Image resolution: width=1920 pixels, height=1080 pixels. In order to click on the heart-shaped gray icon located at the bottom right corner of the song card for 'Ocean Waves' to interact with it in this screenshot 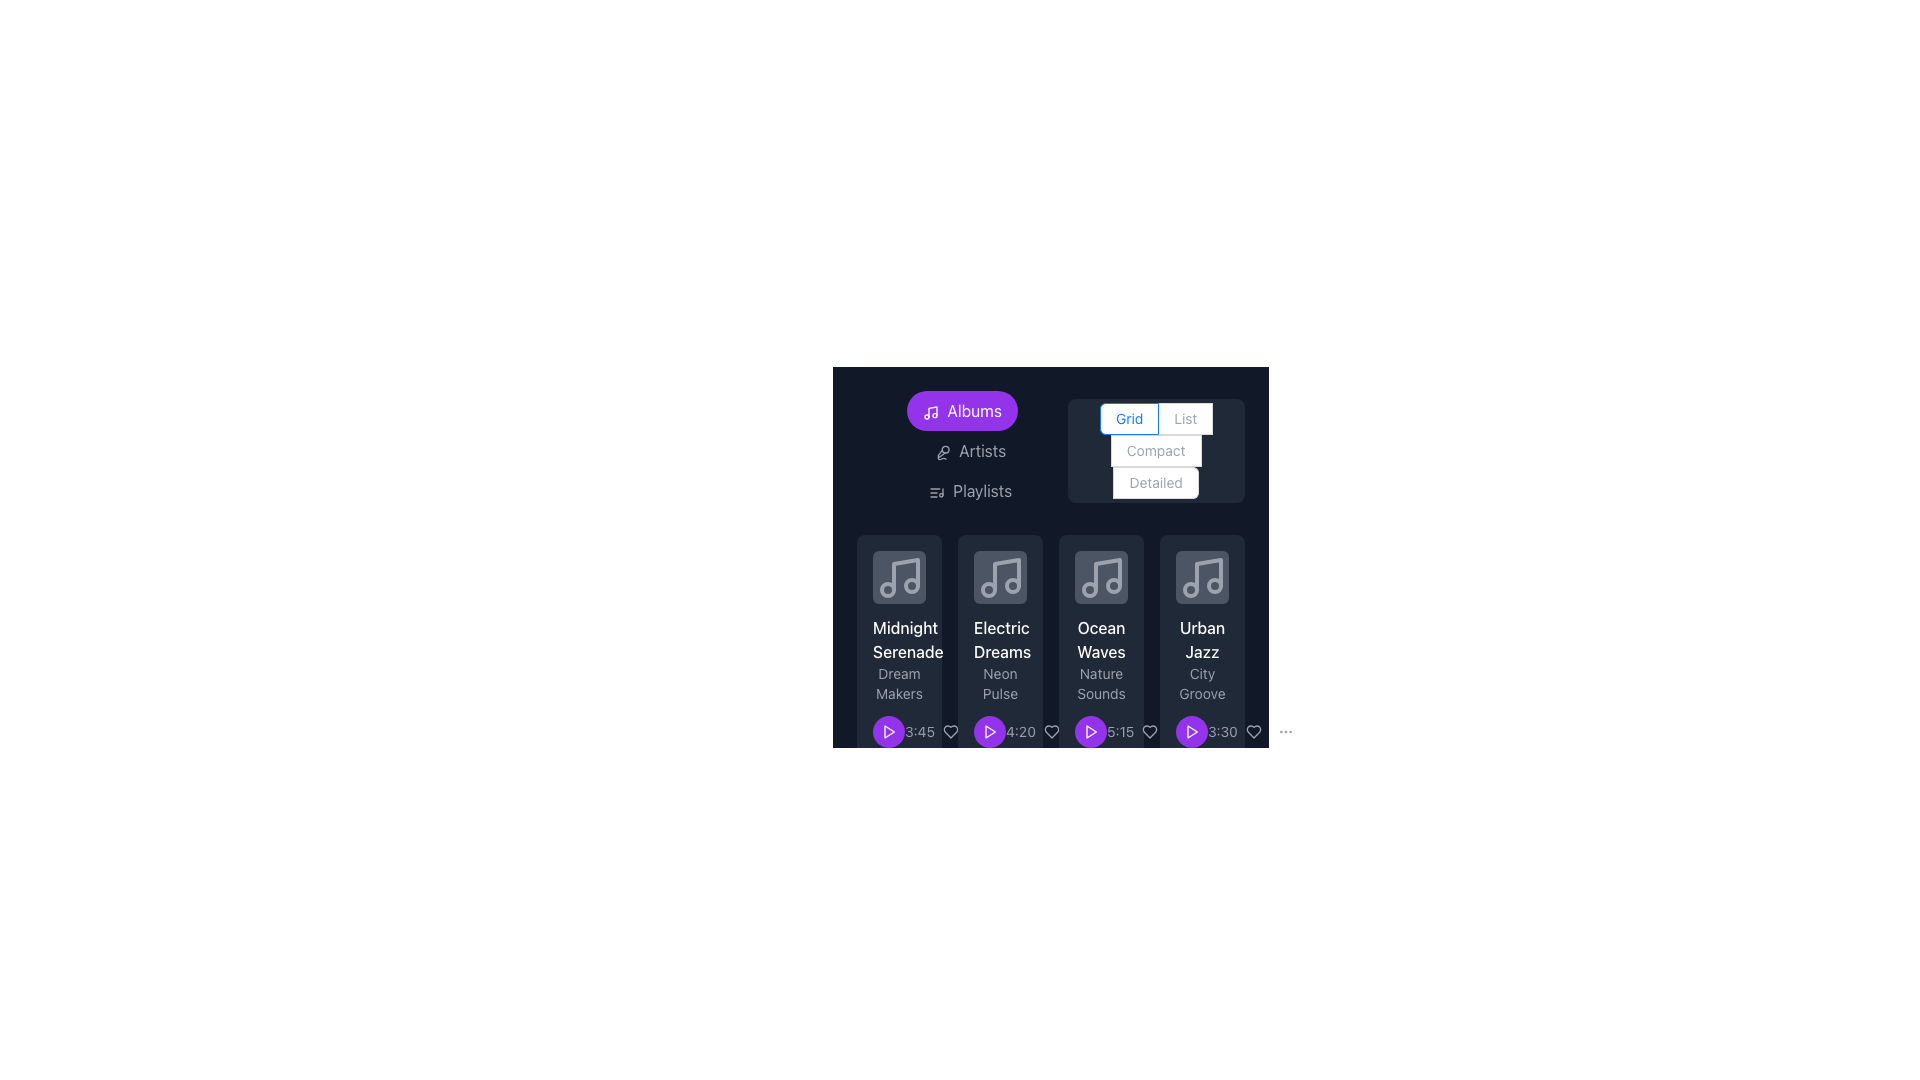, I will do `click(1150, 732)`.